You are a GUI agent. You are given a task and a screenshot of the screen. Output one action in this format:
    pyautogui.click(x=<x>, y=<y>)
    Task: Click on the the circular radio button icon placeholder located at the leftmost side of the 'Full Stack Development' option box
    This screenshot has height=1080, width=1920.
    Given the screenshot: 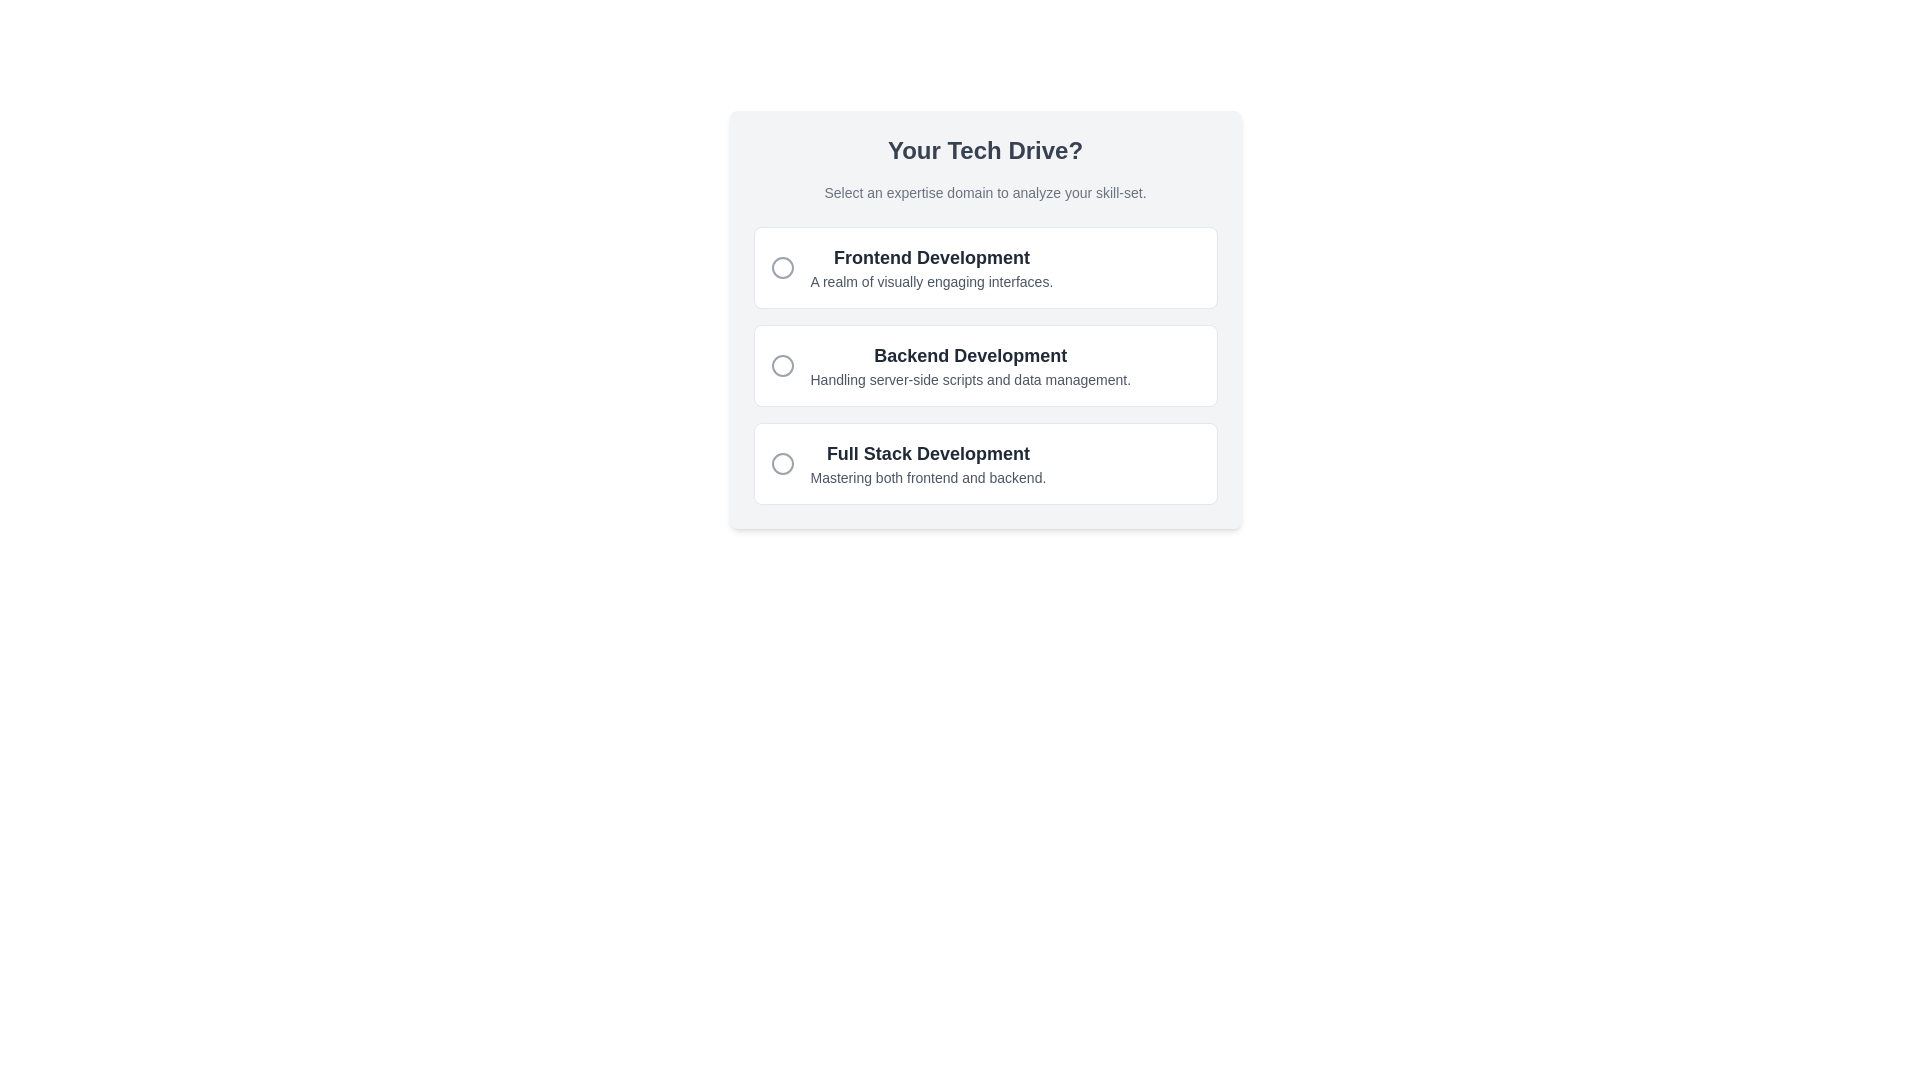 What is the action you would take?
    pyautogui.click(x=781, y=463)
    